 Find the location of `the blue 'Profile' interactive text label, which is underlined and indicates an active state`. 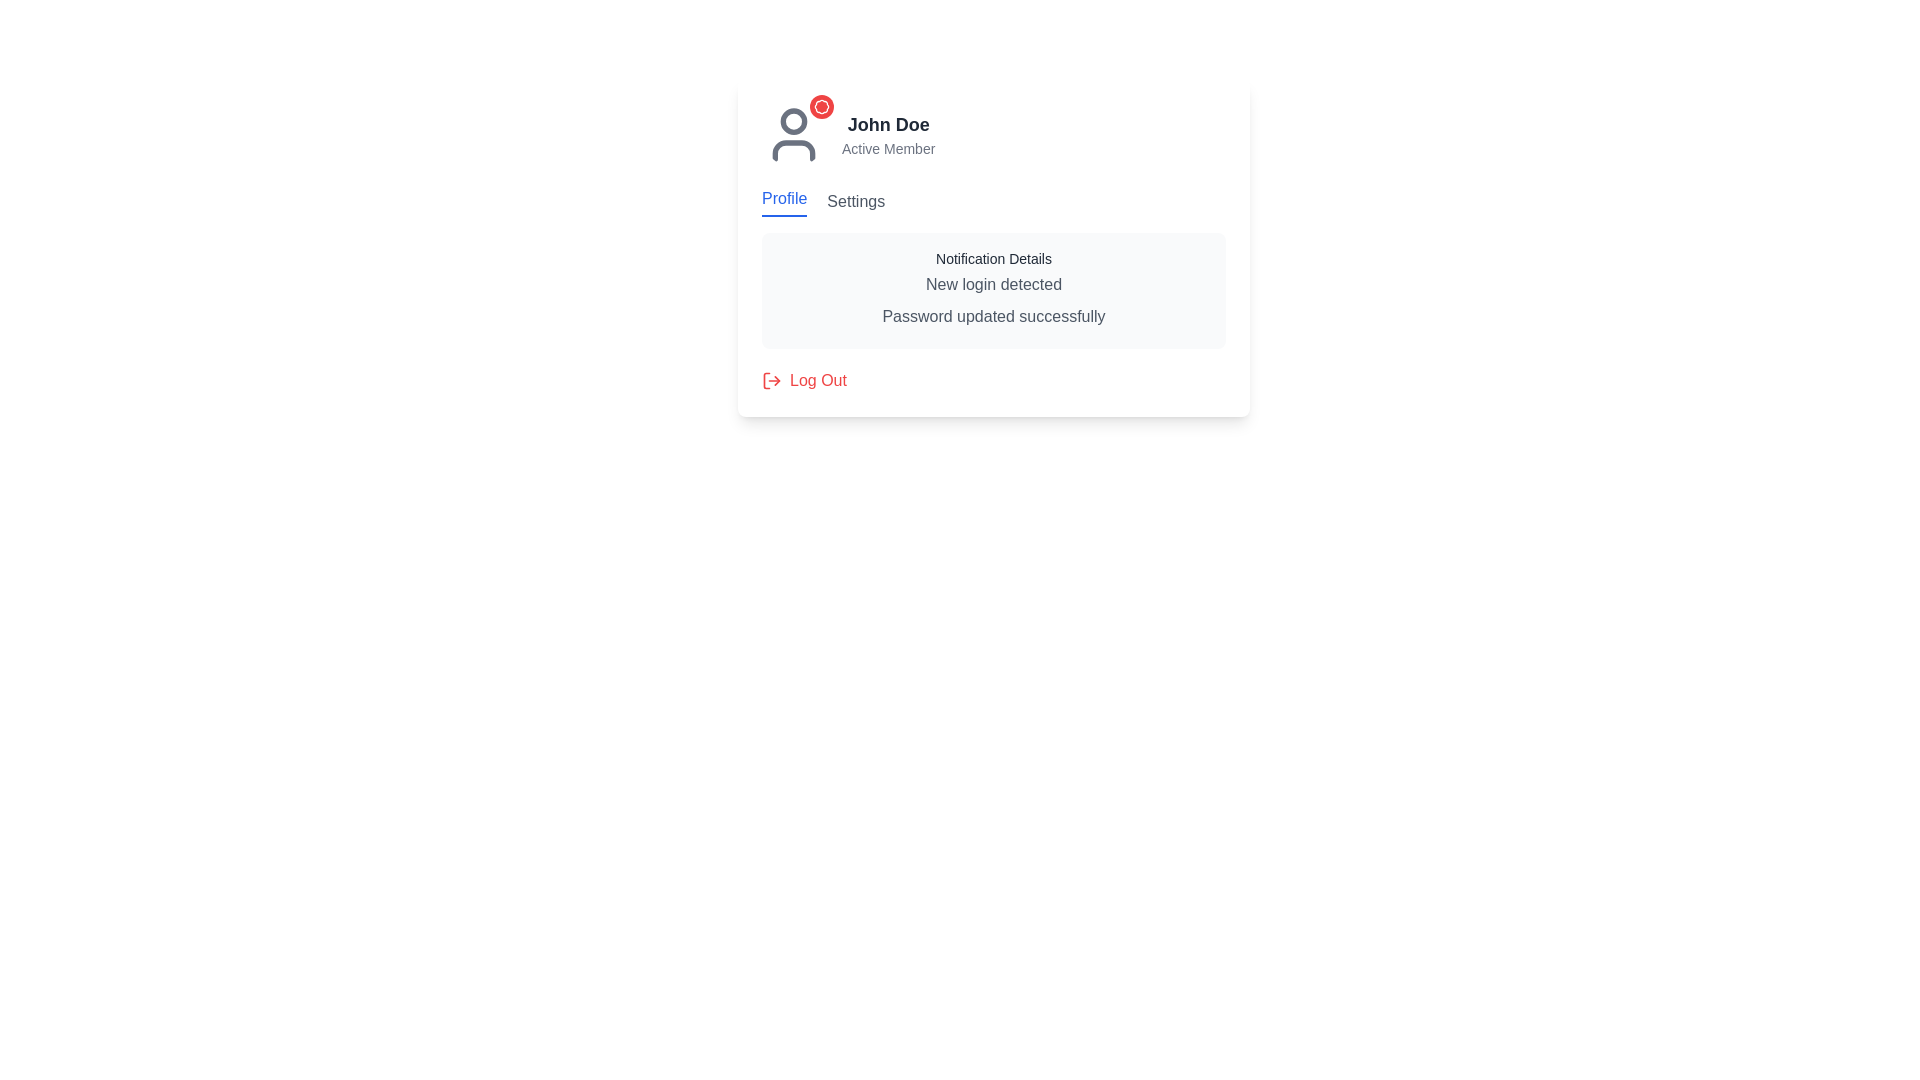

the blue 'Profile' interactive text label, which is underlined and indicates an active state is located at coordinates (783, 201).